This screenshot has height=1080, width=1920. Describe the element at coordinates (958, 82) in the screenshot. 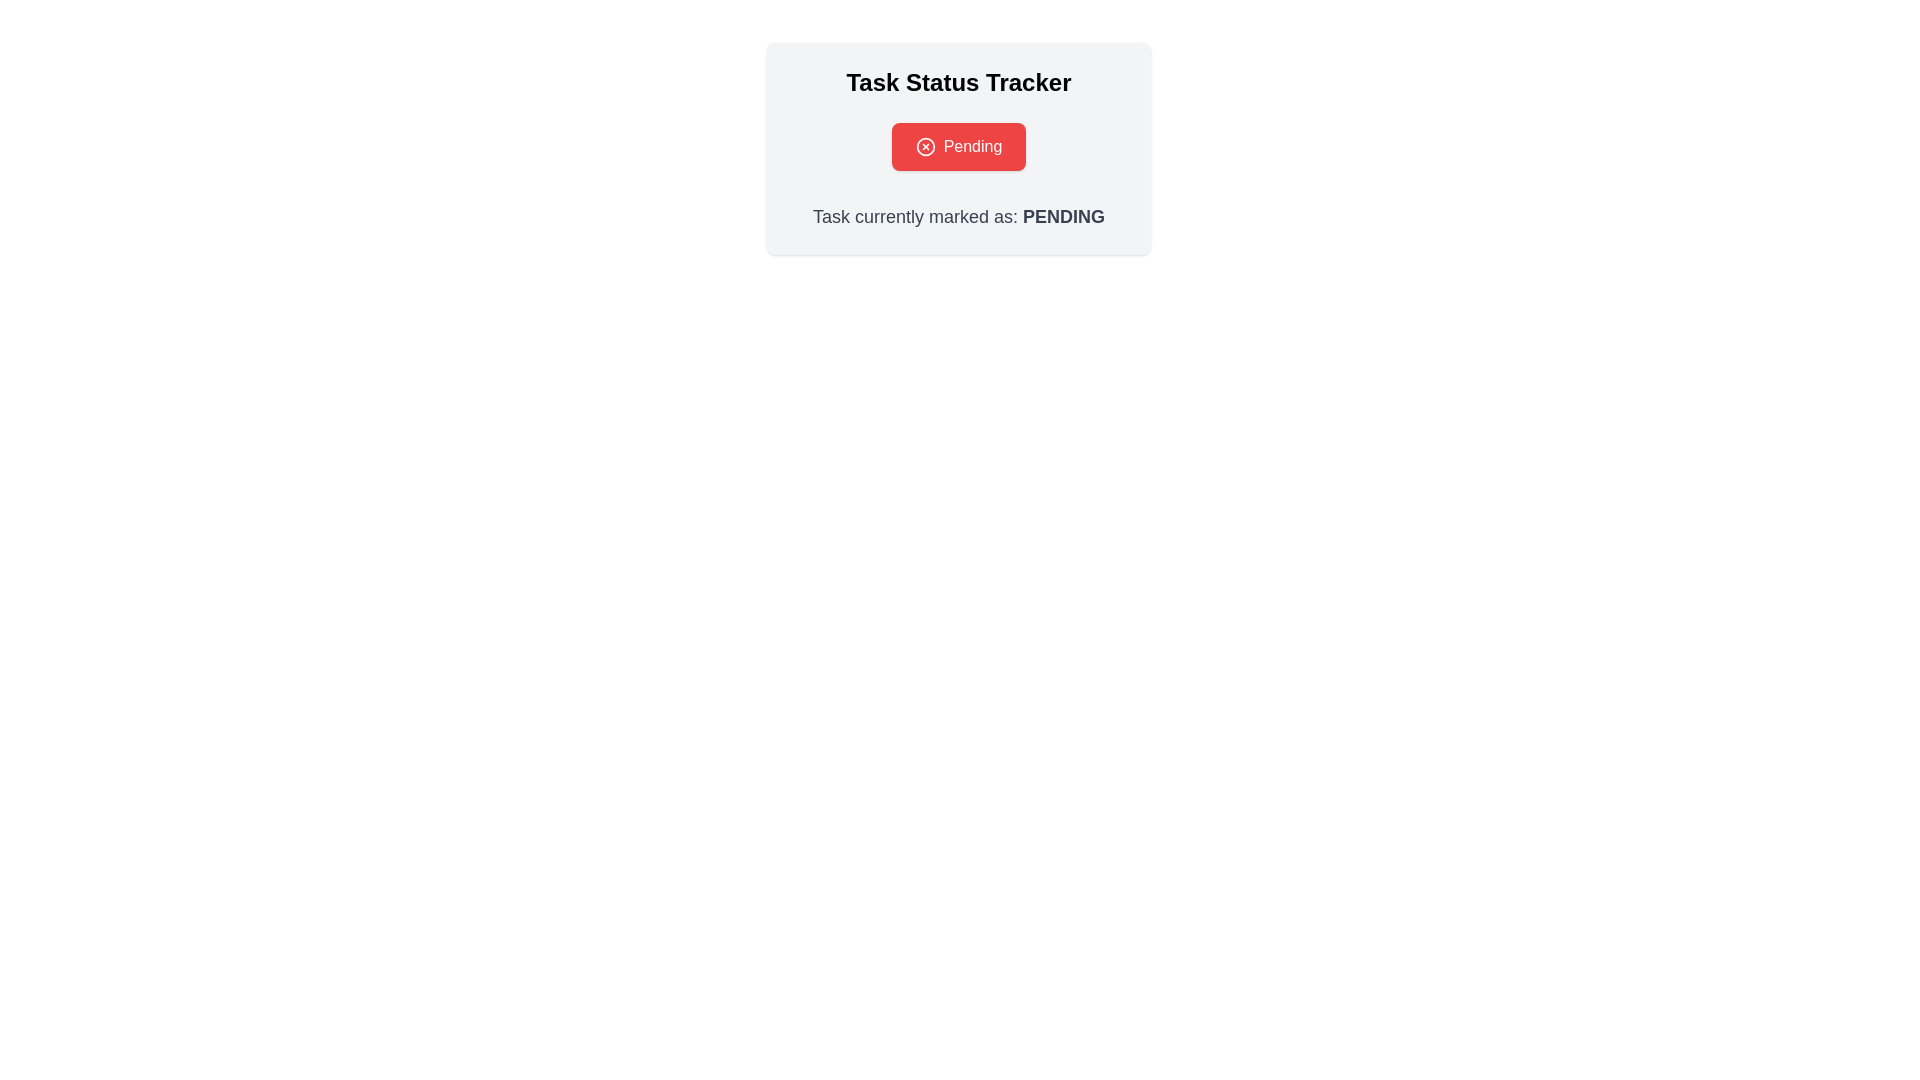

I see `the title text of the card, which serves as a static heading and is centrally aligned at the top of the card` at that location.